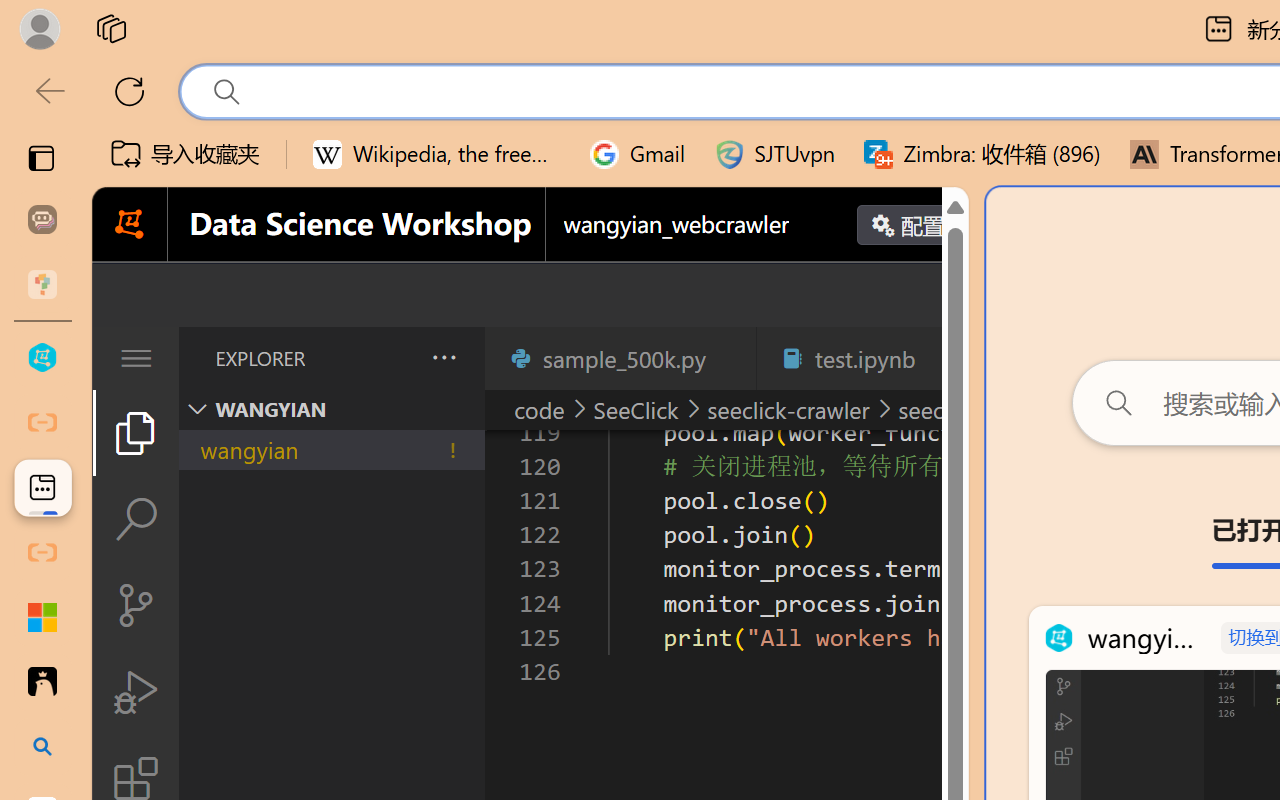 The height and width of the screenshot is (800, 1280). What do you see at coordinates (637, 154) in the screenshot?
I see `'Gmail'` at bounding box center [637, 154].